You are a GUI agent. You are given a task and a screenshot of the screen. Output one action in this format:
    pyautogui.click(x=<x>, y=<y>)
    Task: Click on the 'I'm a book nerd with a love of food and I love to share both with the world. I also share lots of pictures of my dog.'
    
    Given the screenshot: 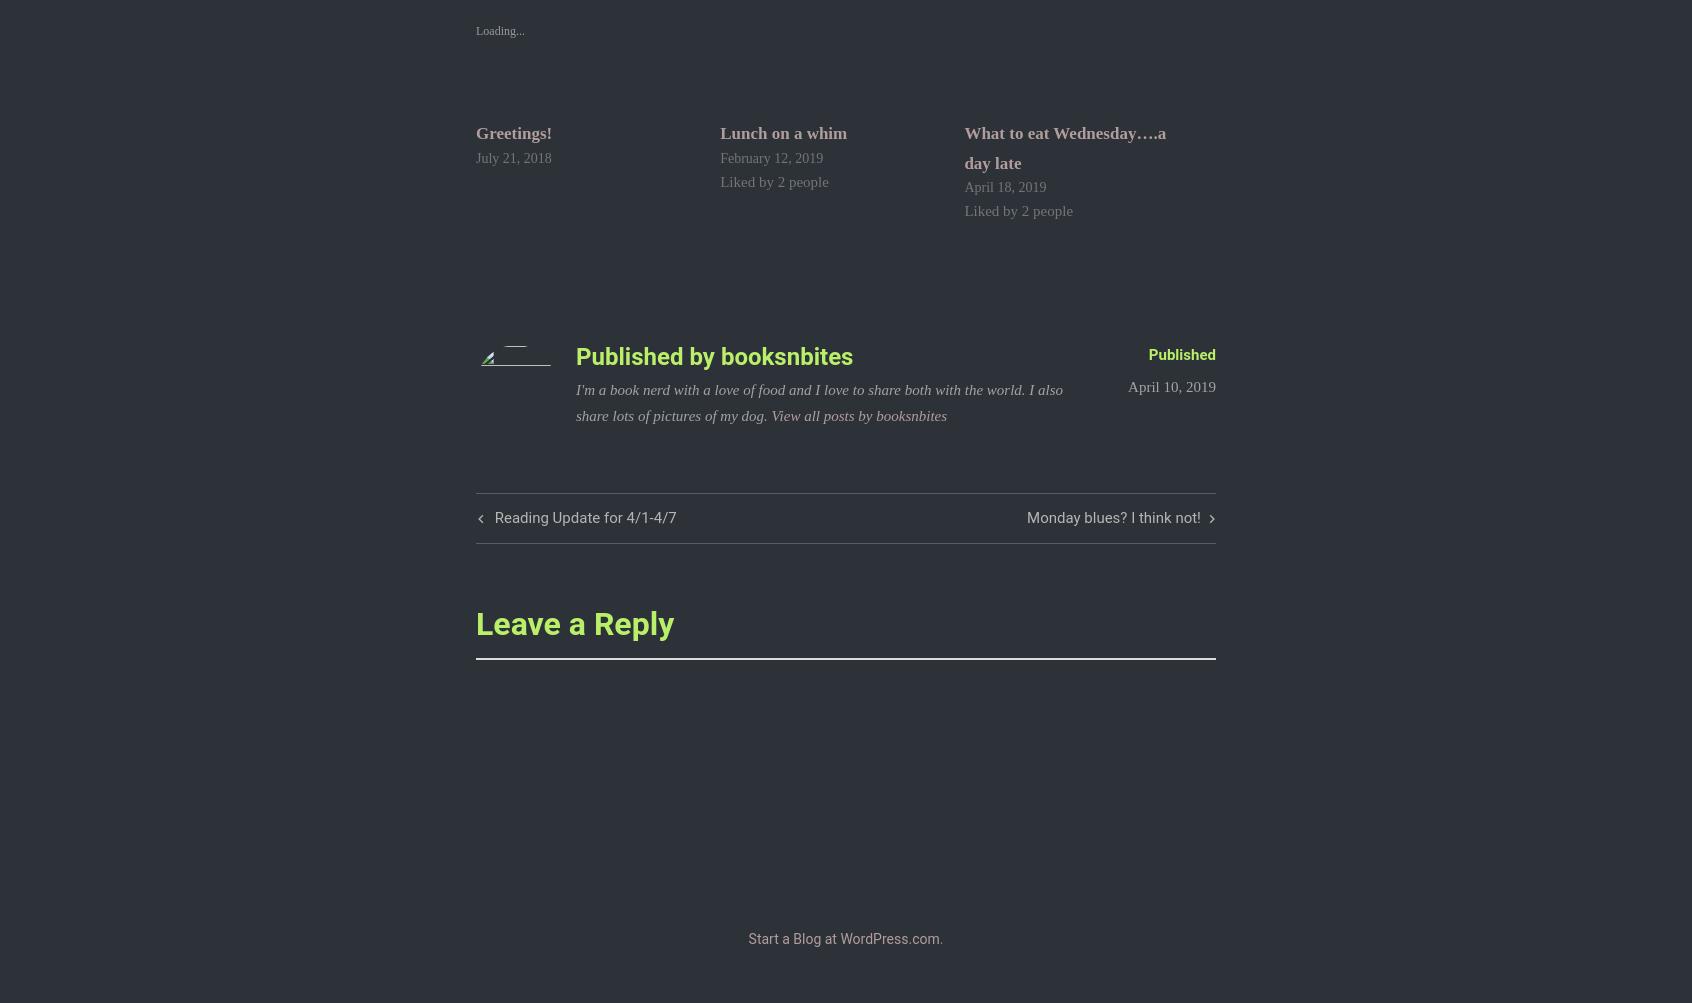 What is the action you would take?
    pyautogui.click(x=819, y=402)
    